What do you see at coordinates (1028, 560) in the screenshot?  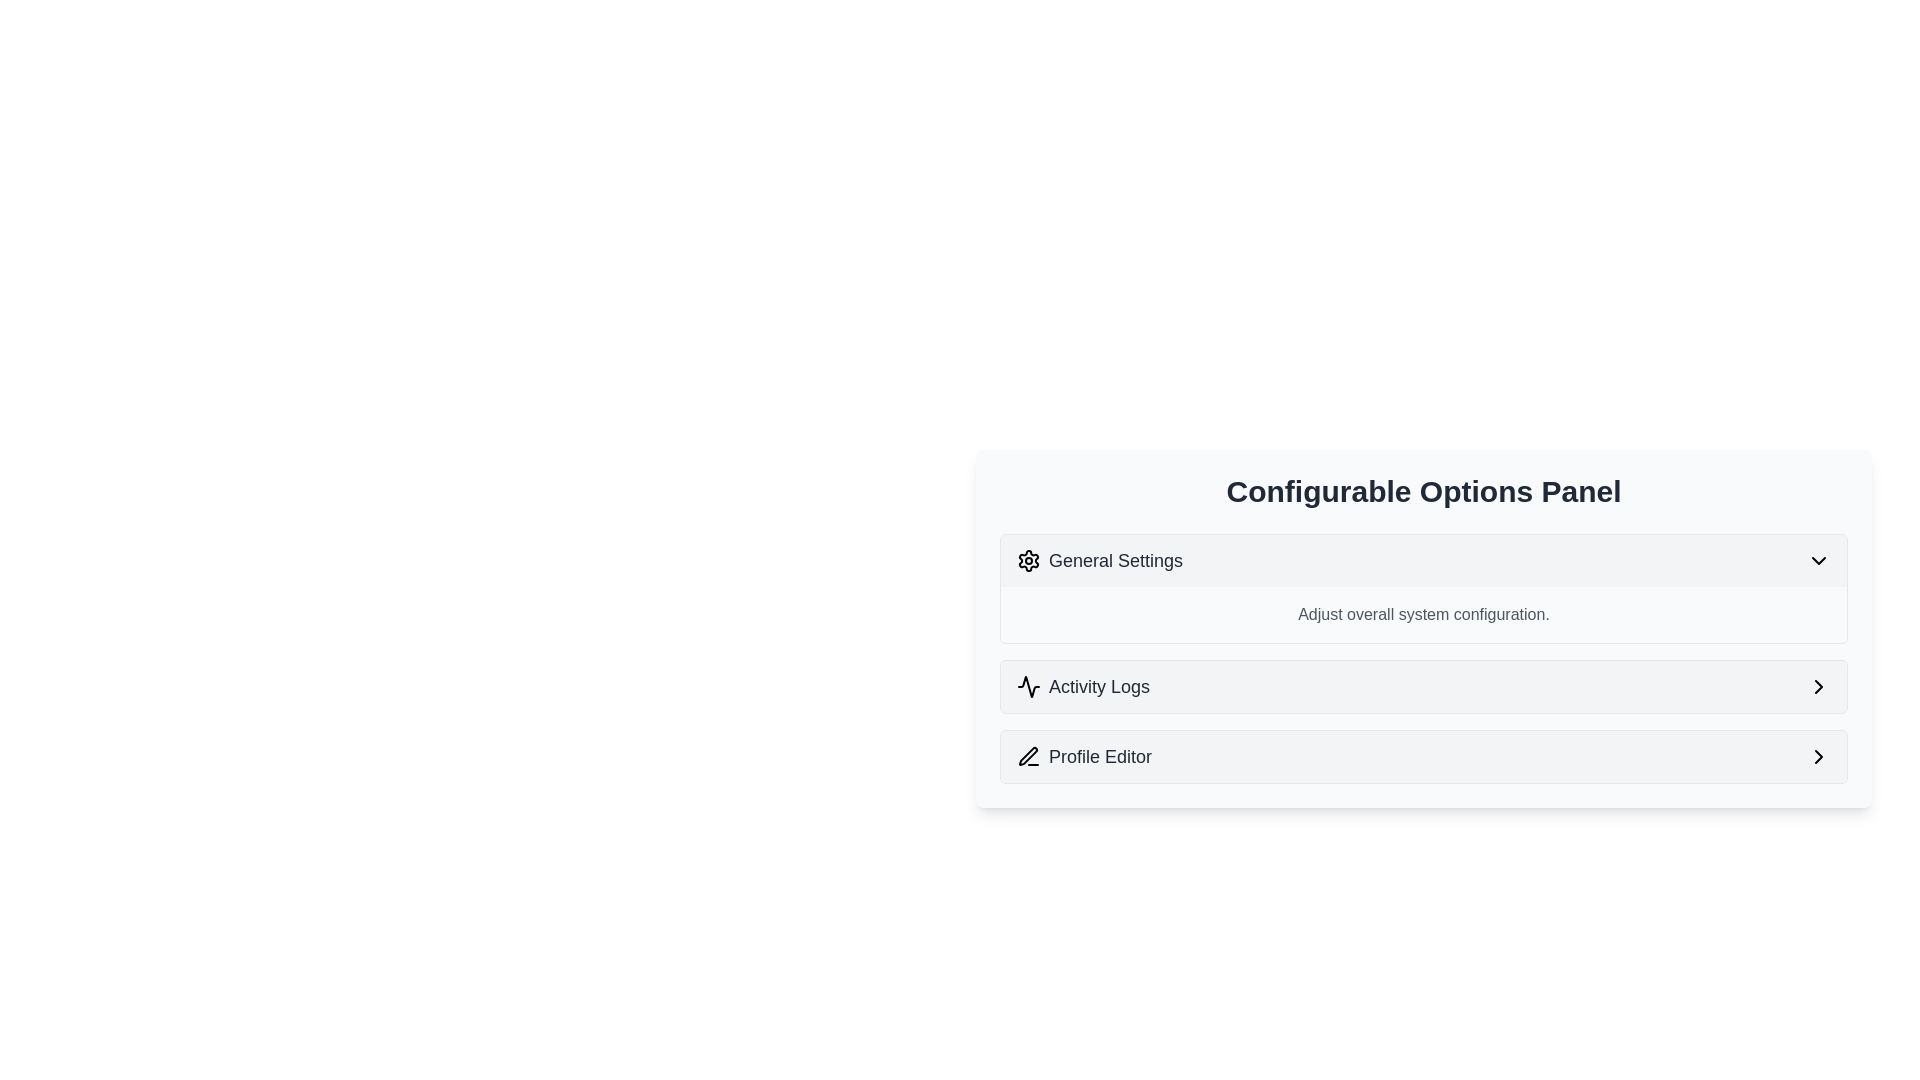 I see `the settings icon located in the Configurable Options Panel next to the text 'General Settings'` at bounding box center [1028, 560].